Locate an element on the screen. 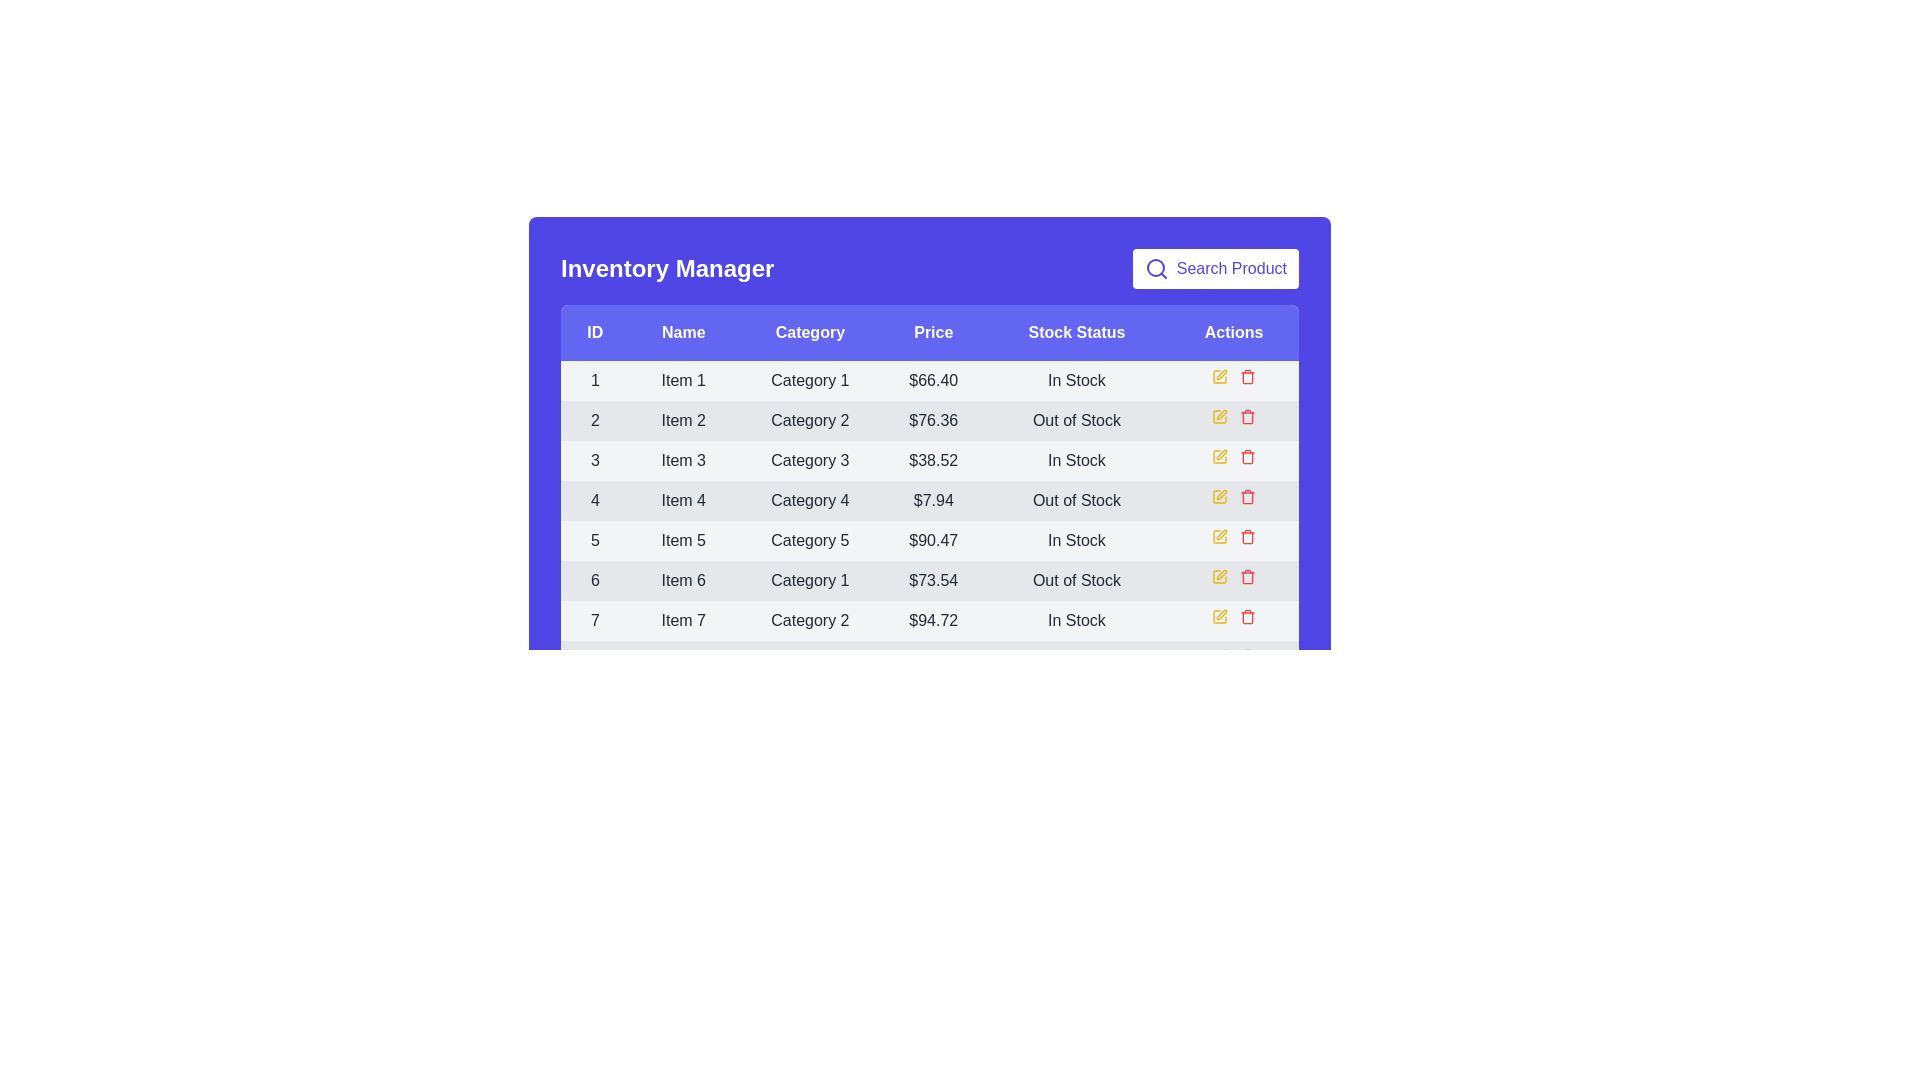  the column header Price to sort the table by that column is located at coordinates (931, 331).